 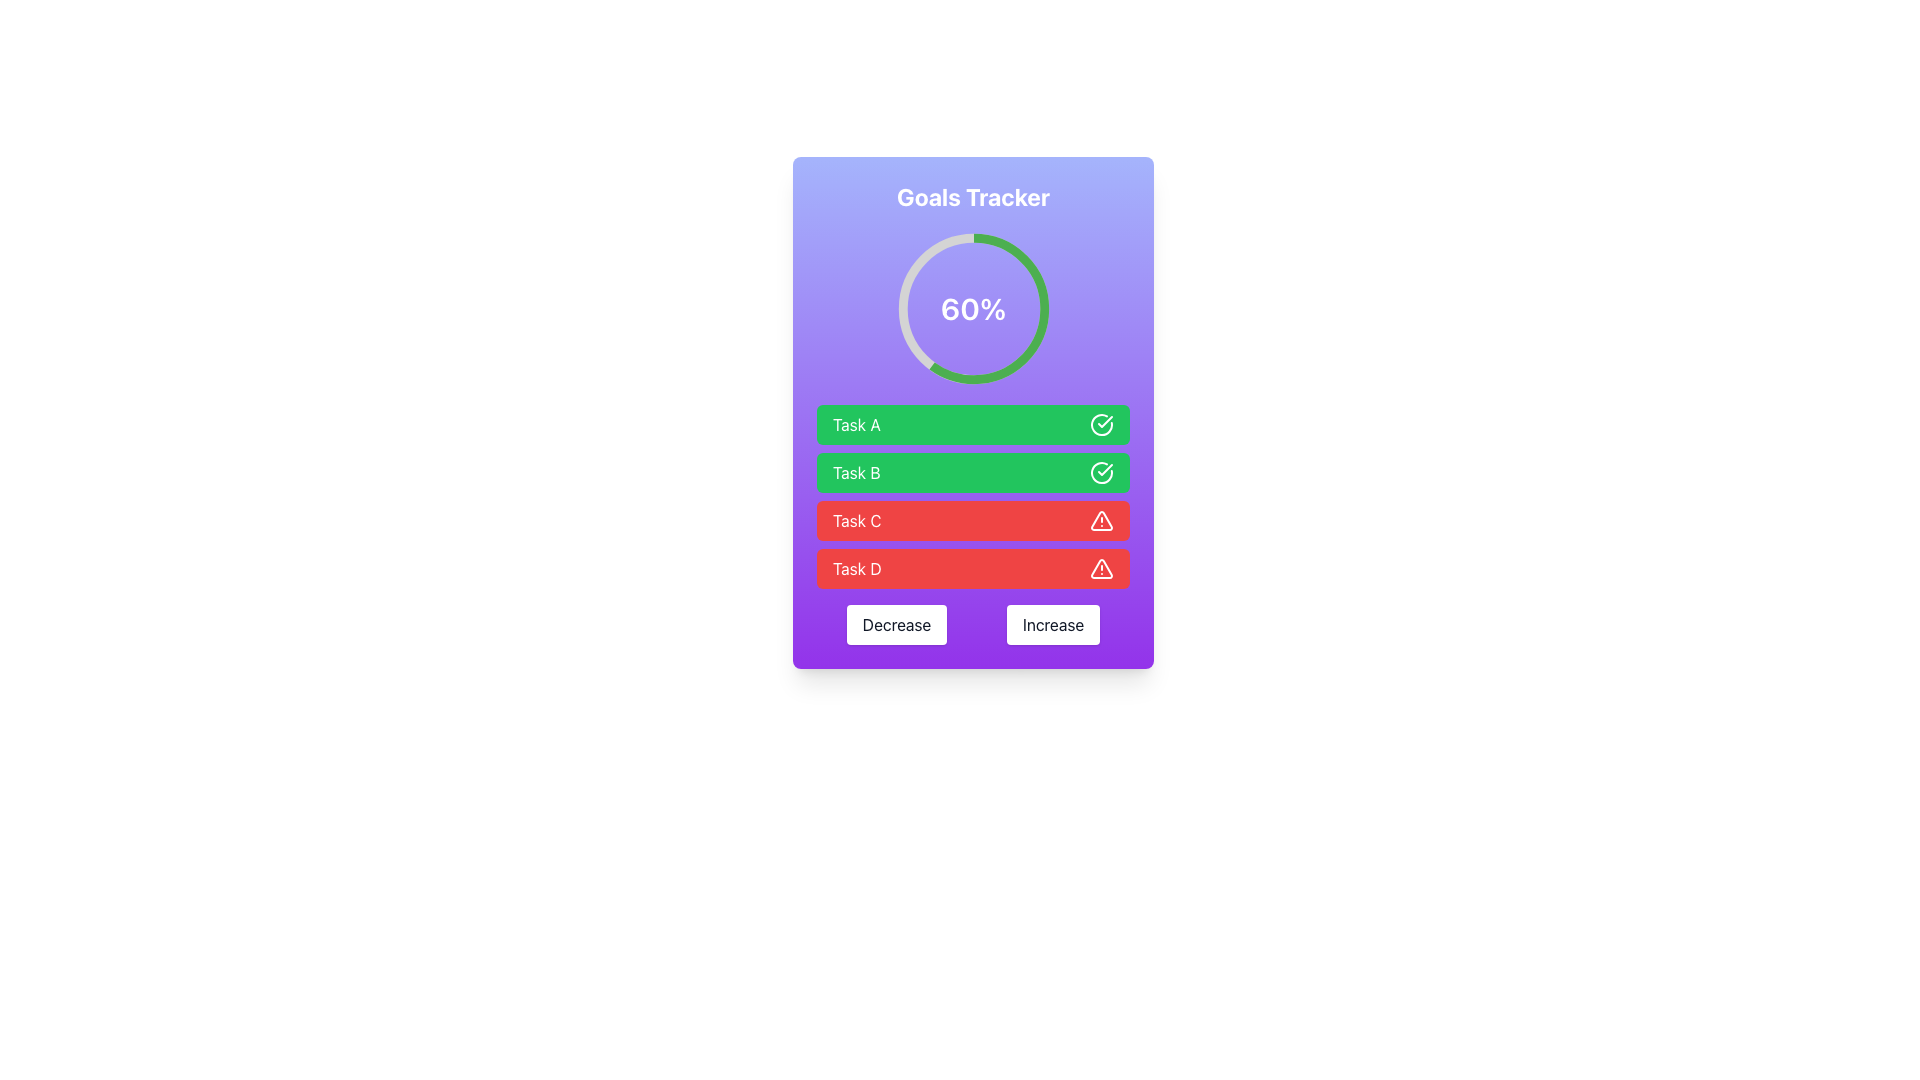 I want to click on the vector graphic component within the checkmark icon indicating the completion status of 'Task A' located in the green bar, so click(x=1104, y=470).